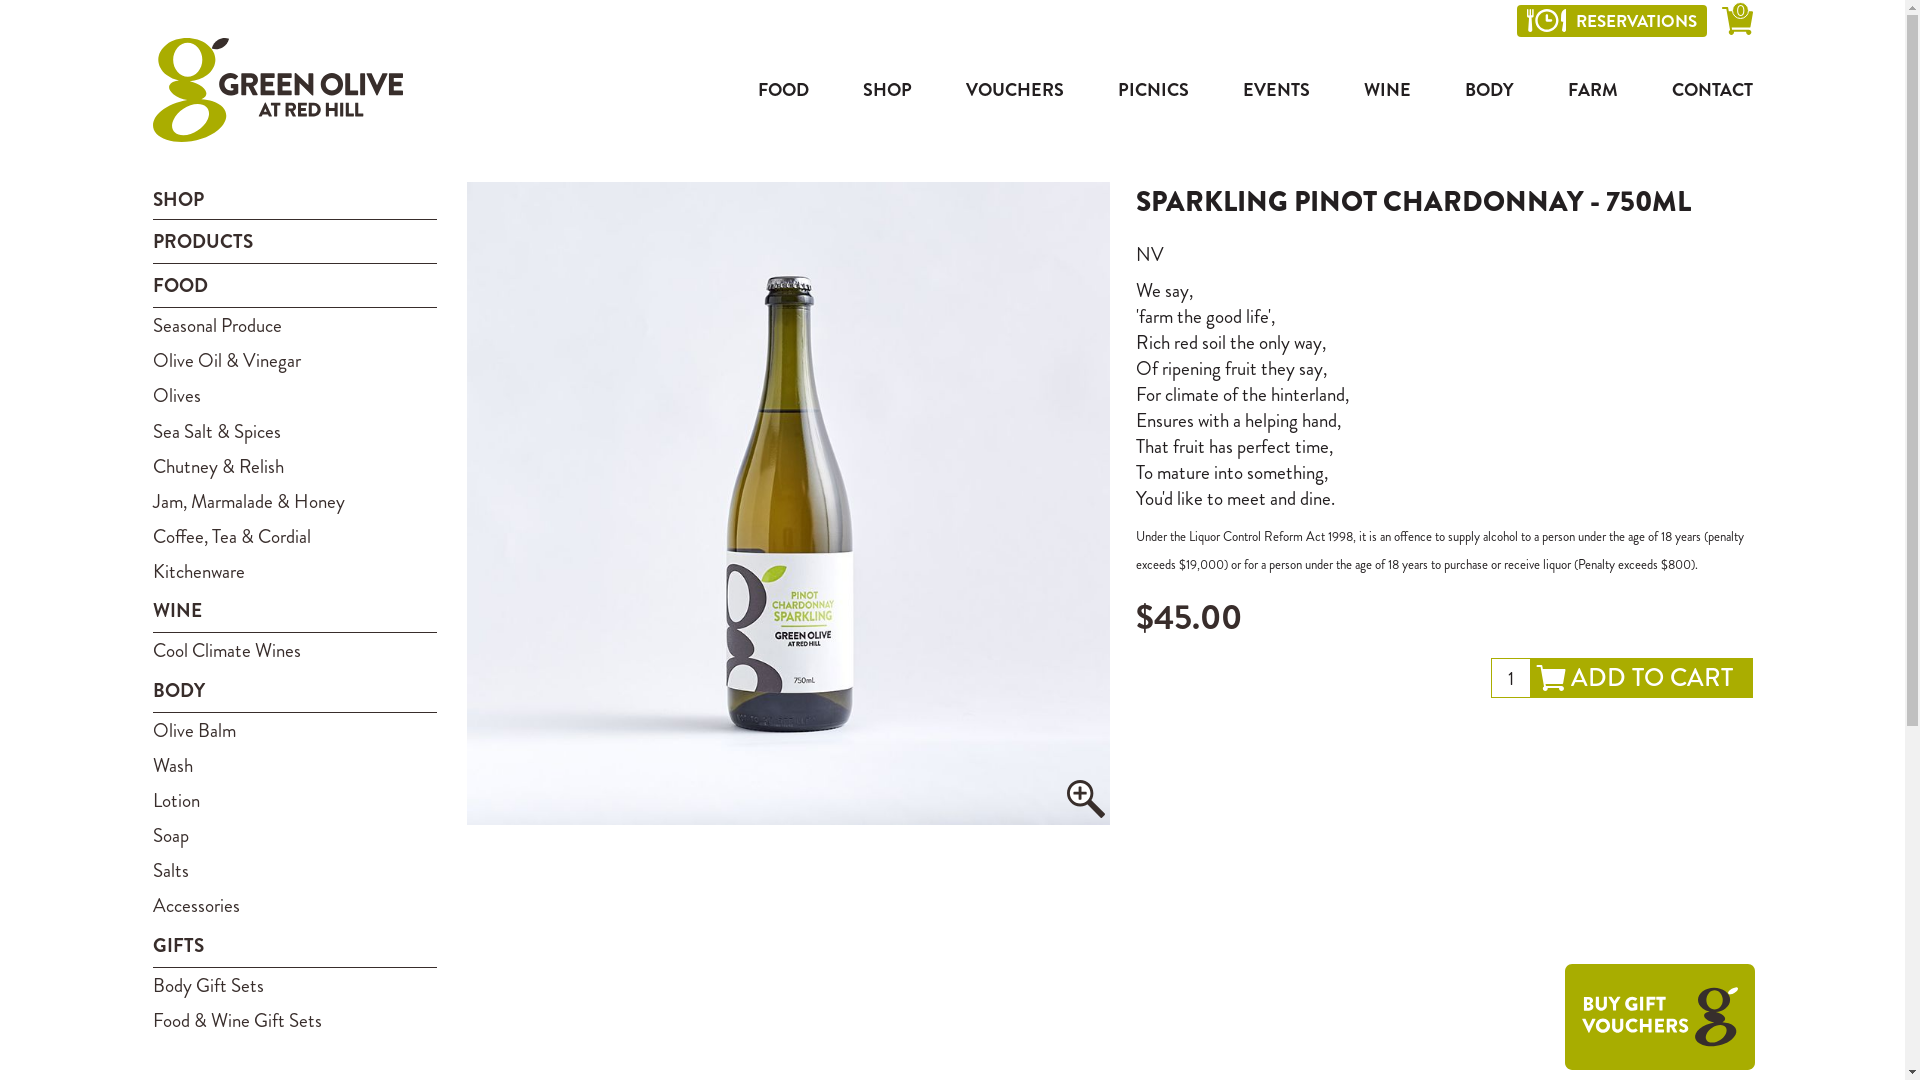  Describe the element at coordinates (1701, 88) in the screenshot. I see `'CONTACT'` at that location.